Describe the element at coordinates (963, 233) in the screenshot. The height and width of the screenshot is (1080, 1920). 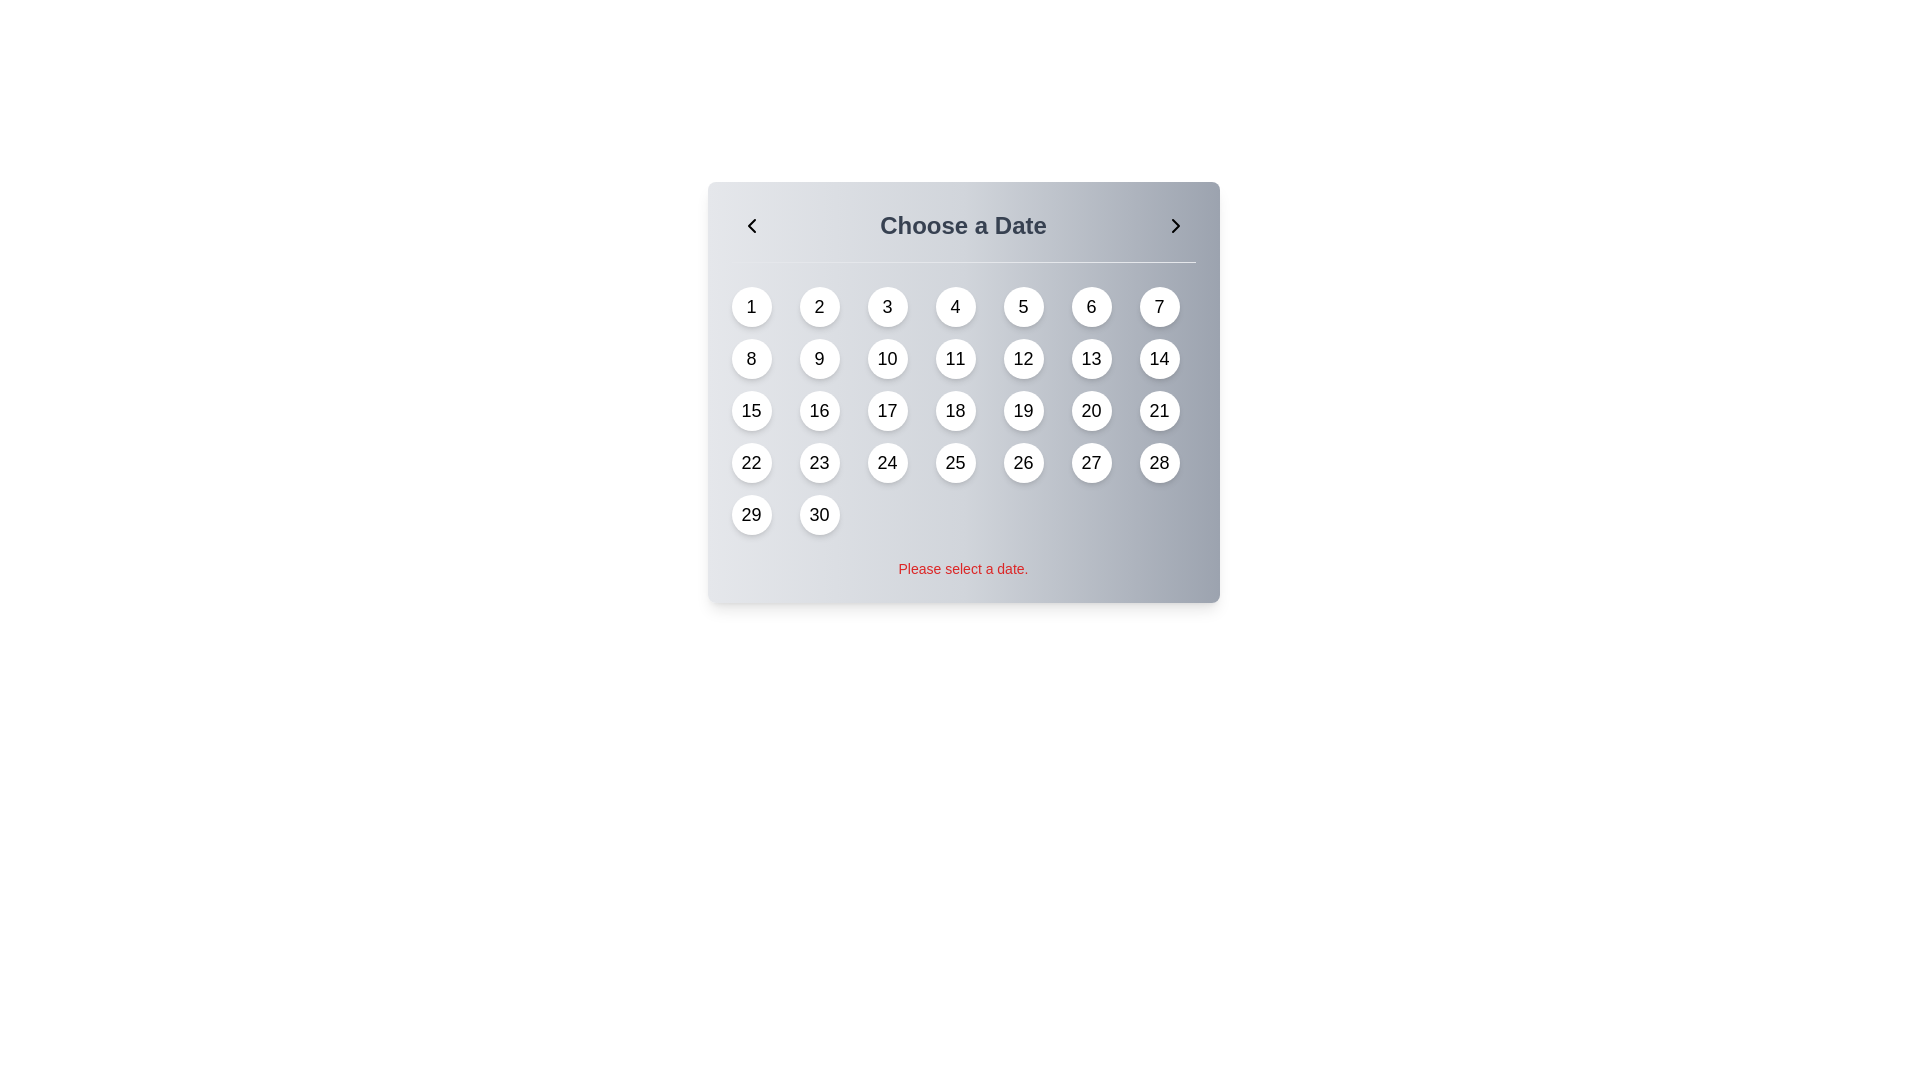
I see `header text of the date picker interface, which is centrally aligned at the top of the dialog and provides navigation controls for date selection` at that location.